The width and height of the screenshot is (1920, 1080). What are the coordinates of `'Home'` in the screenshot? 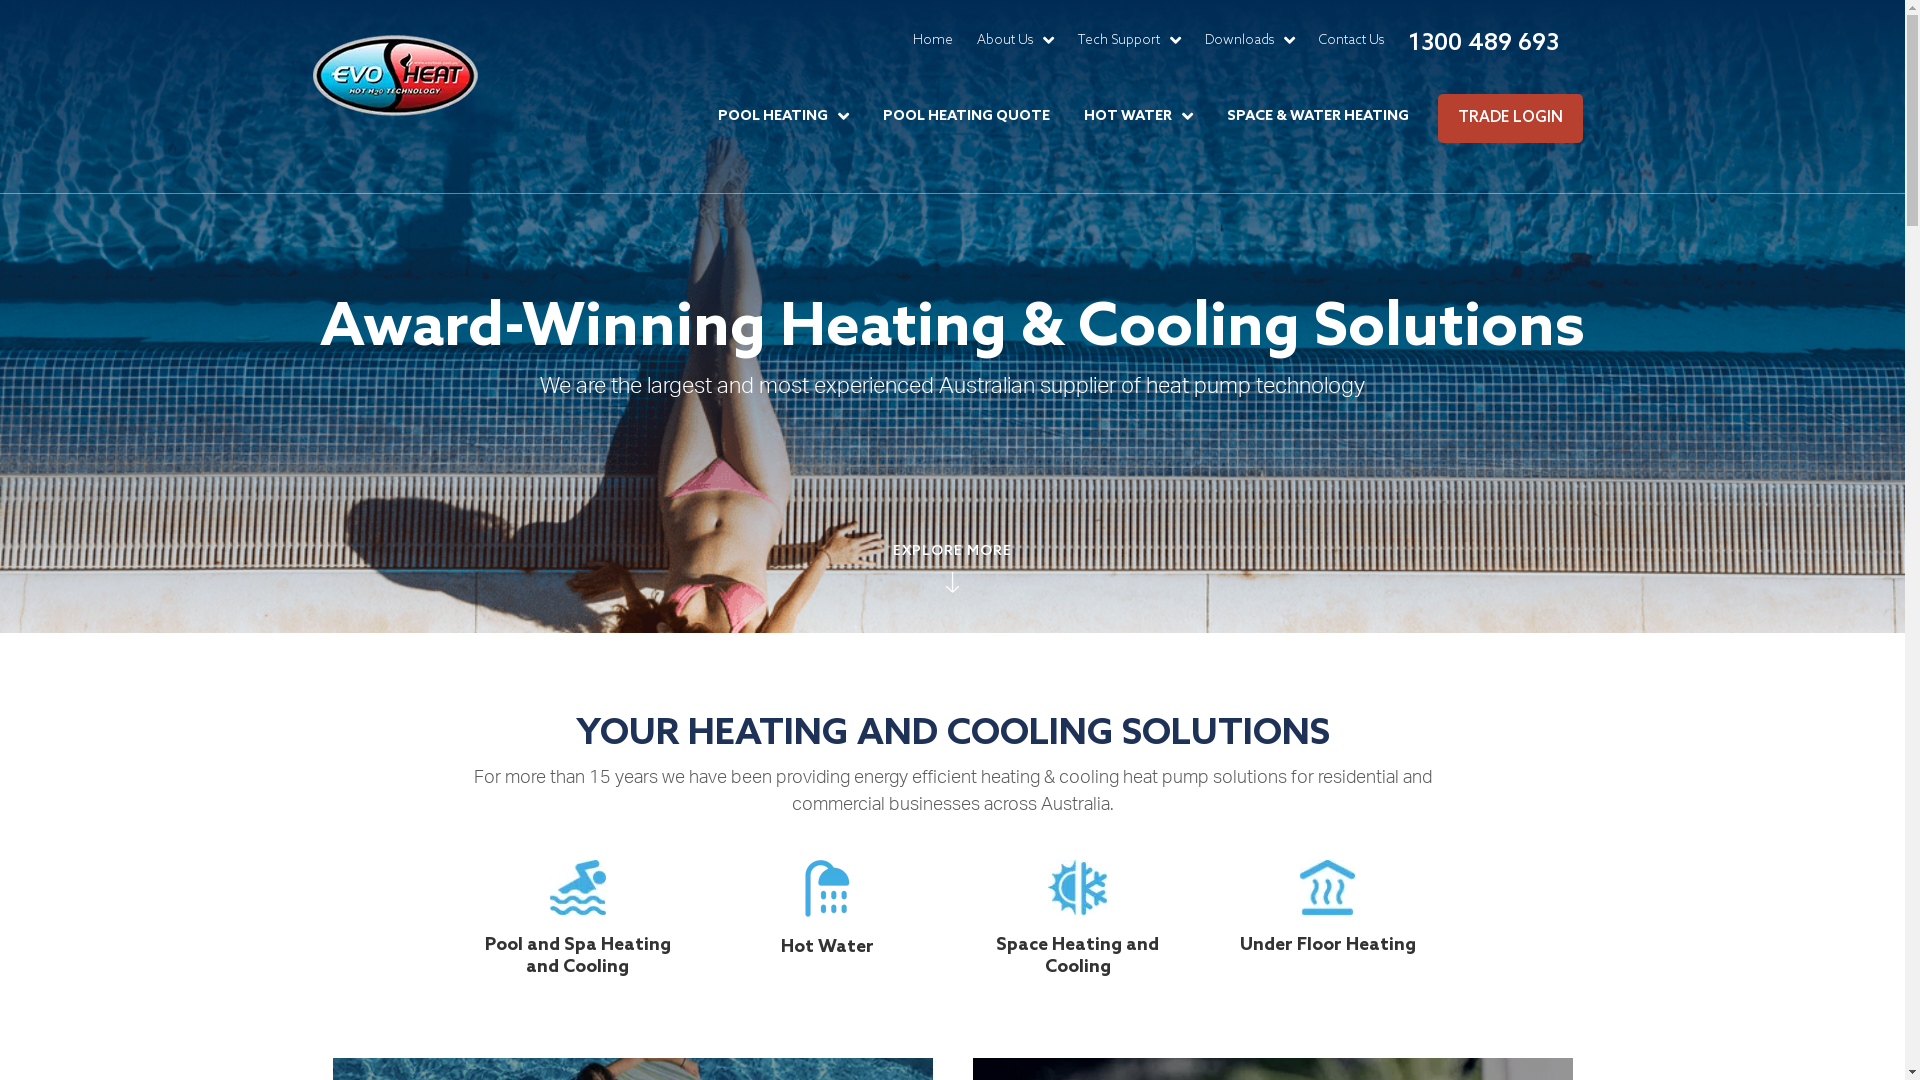 It's located at (911, 40).